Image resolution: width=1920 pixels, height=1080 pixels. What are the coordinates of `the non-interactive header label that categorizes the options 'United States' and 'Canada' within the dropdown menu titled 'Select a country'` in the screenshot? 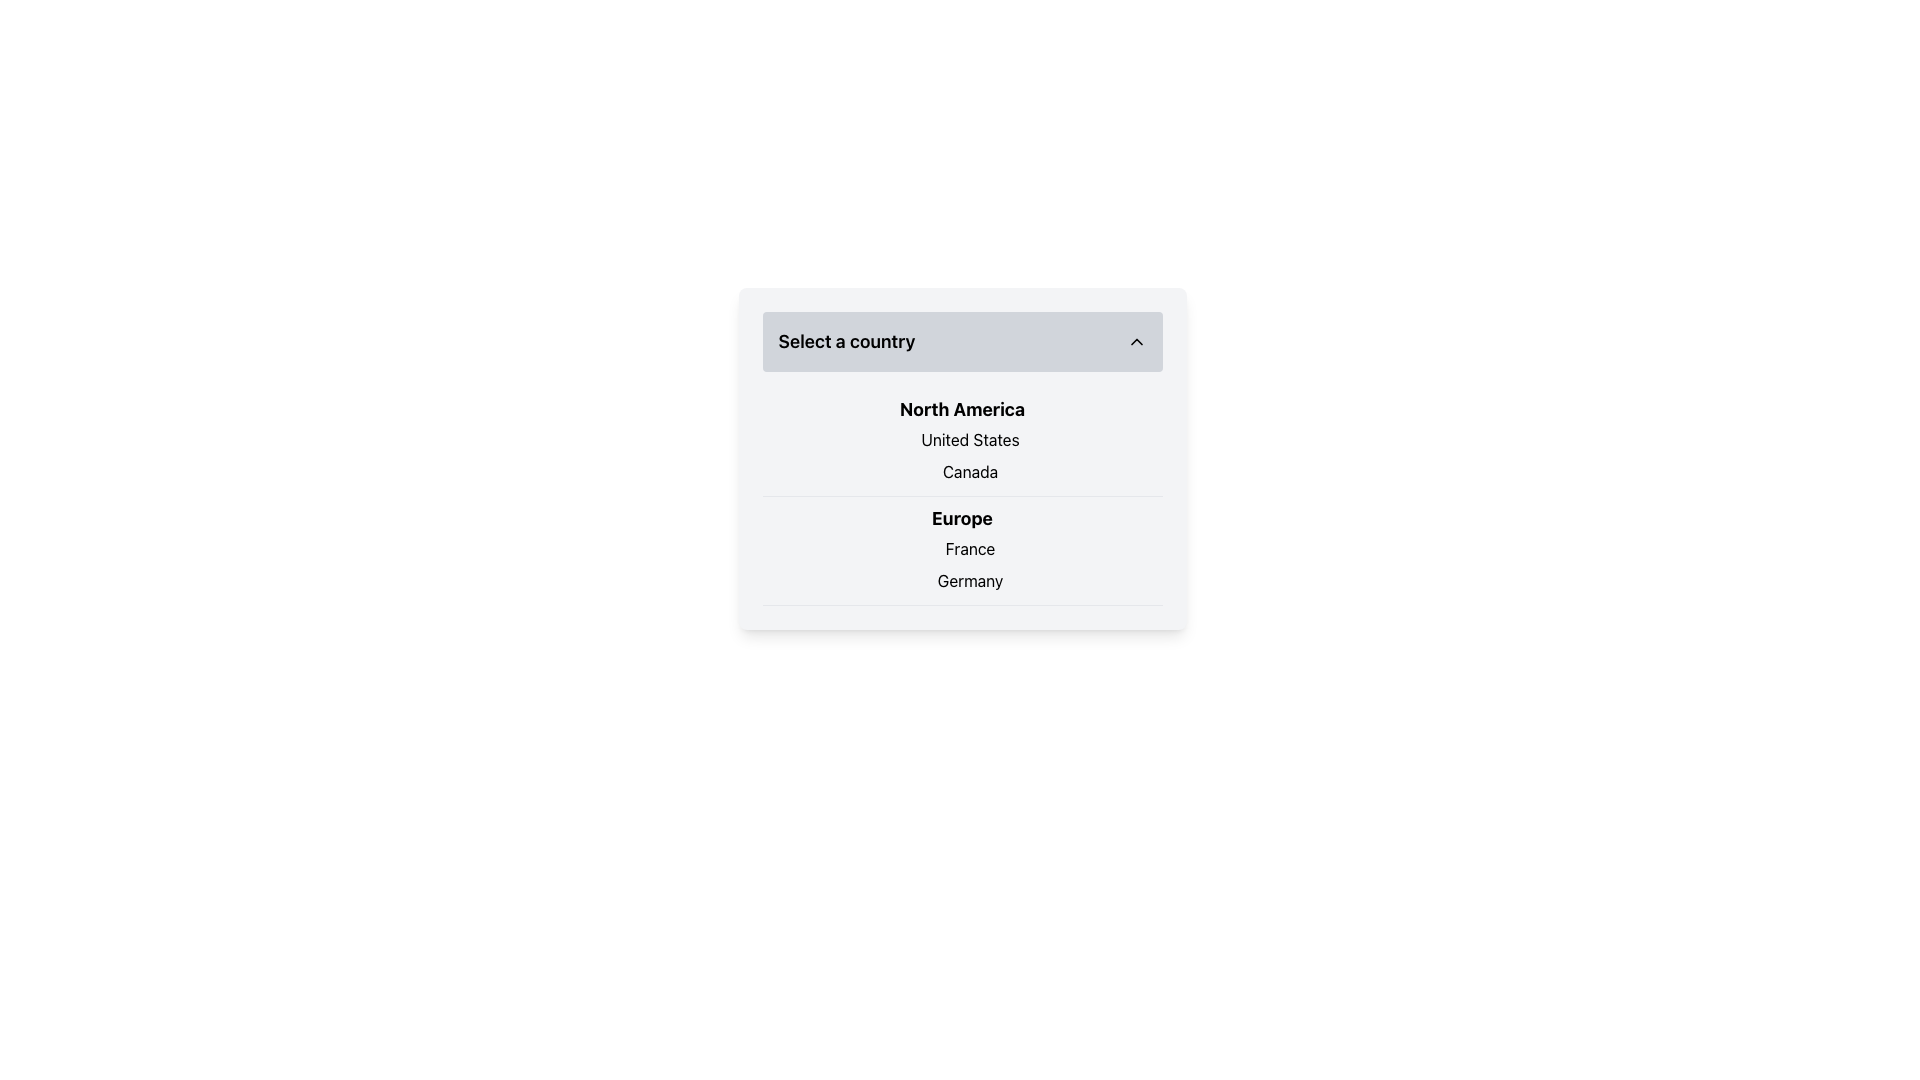 It's located at (962, 408).